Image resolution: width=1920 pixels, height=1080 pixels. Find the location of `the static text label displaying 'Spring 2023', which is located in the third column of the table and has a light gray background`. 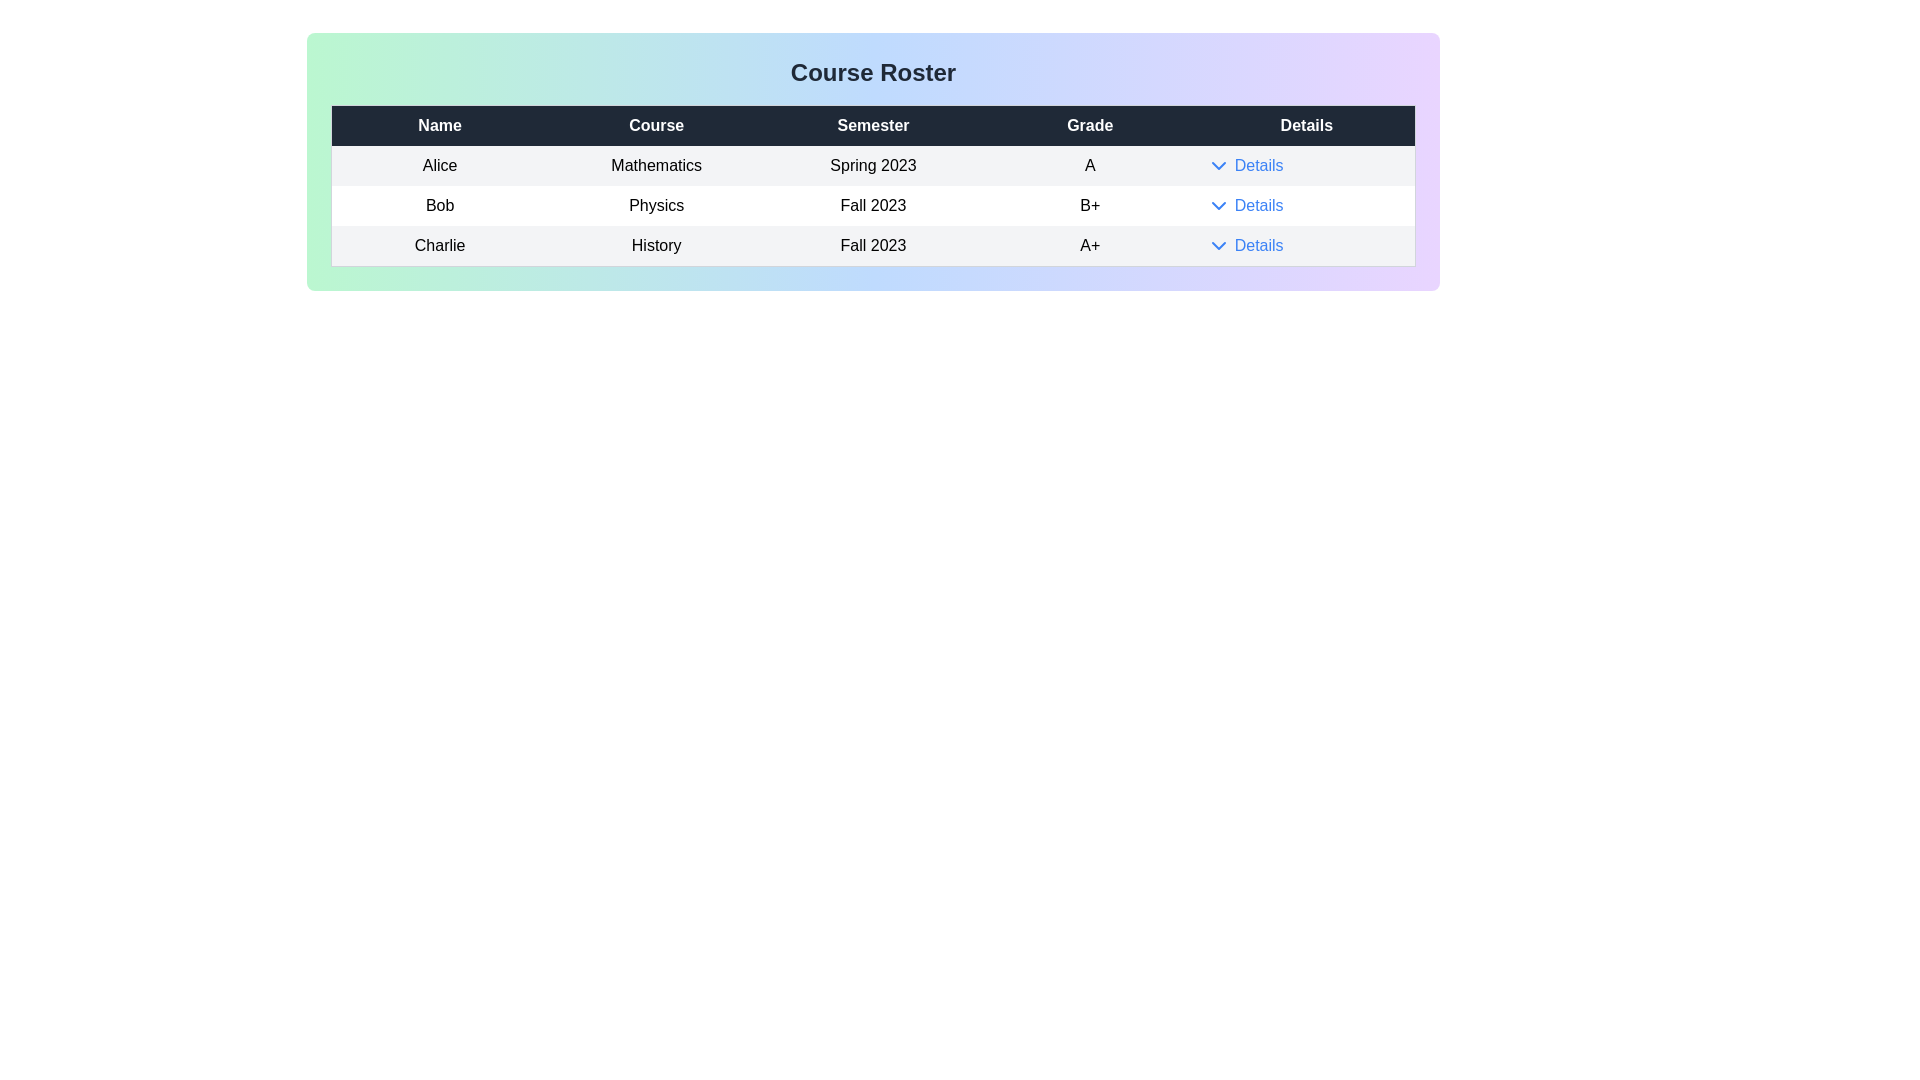

the static text label displaying 'Spring 2023', which is located in the third column of the table and has a light gray background is located at coordinates (873, 164).